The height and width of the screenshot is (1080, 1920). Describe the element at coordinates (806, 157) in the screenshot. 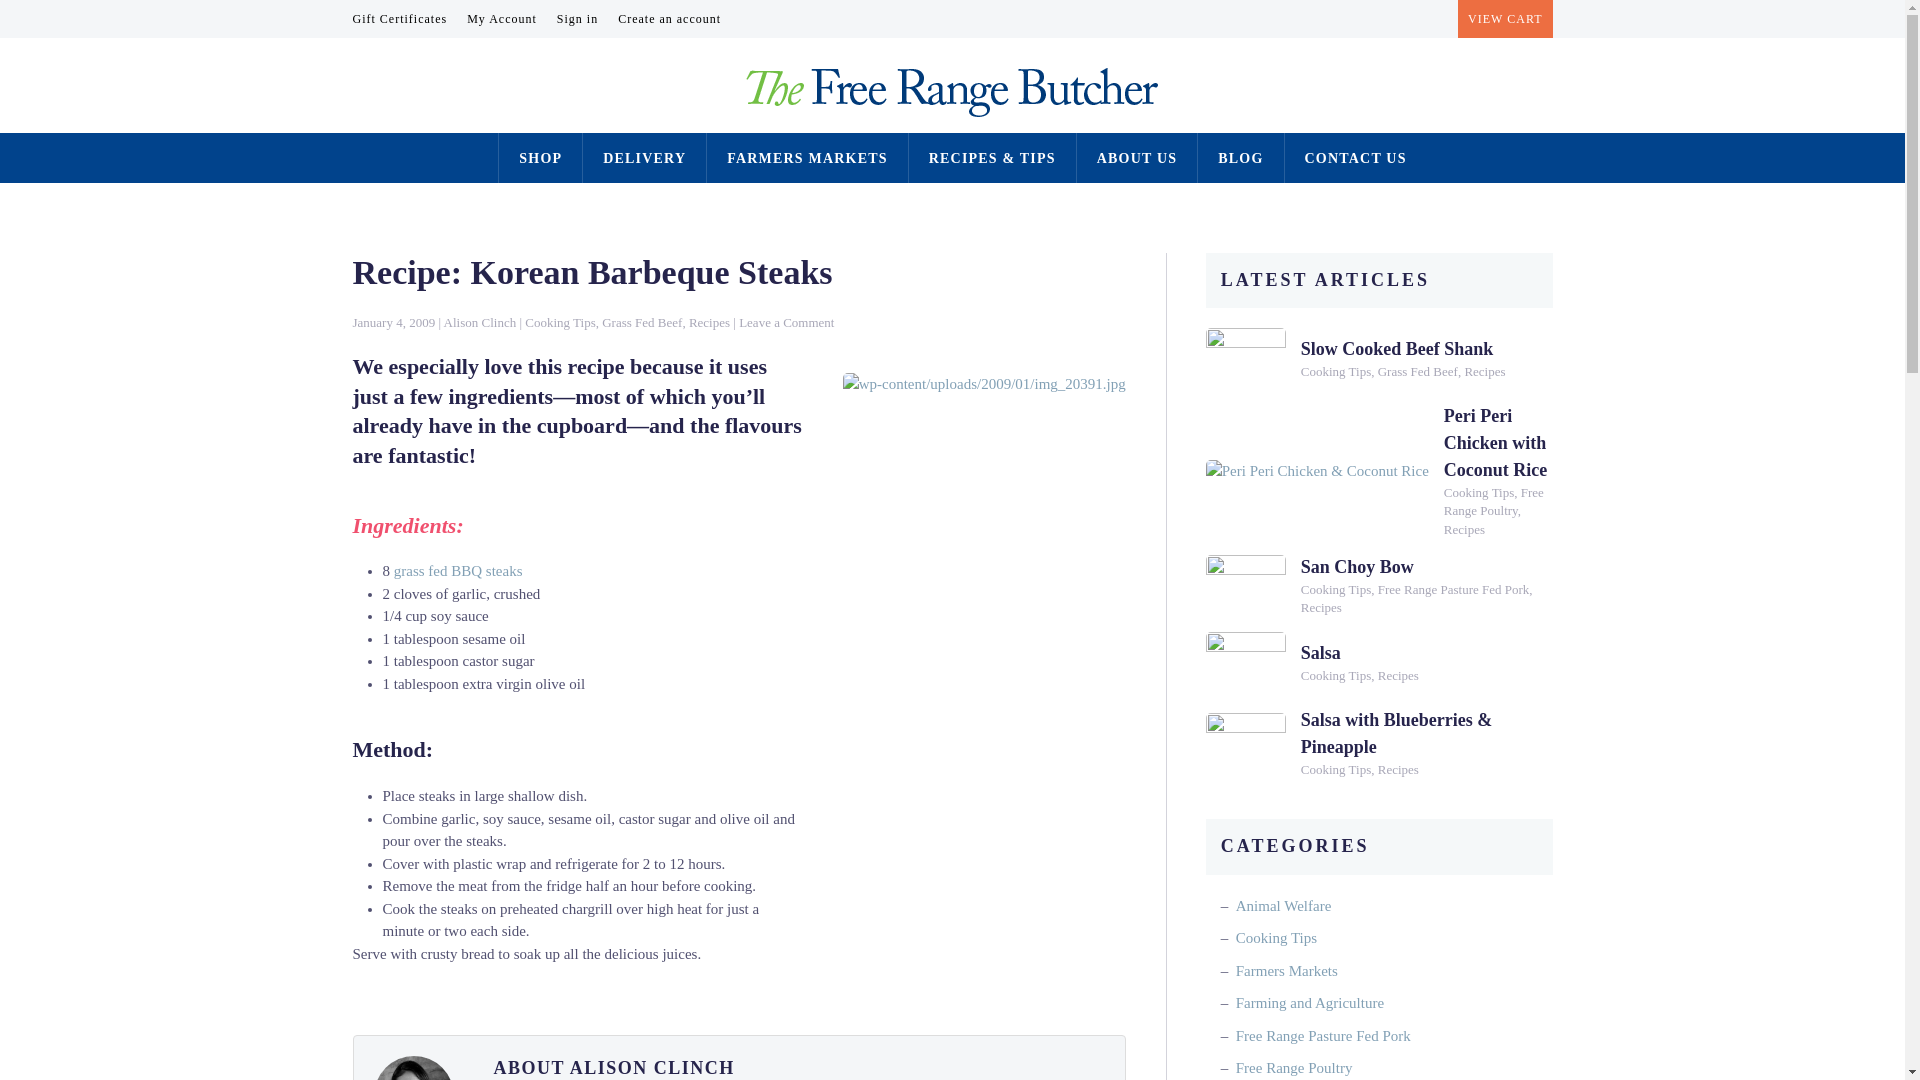

I see `'FARMERS MARKETS'` at that location.